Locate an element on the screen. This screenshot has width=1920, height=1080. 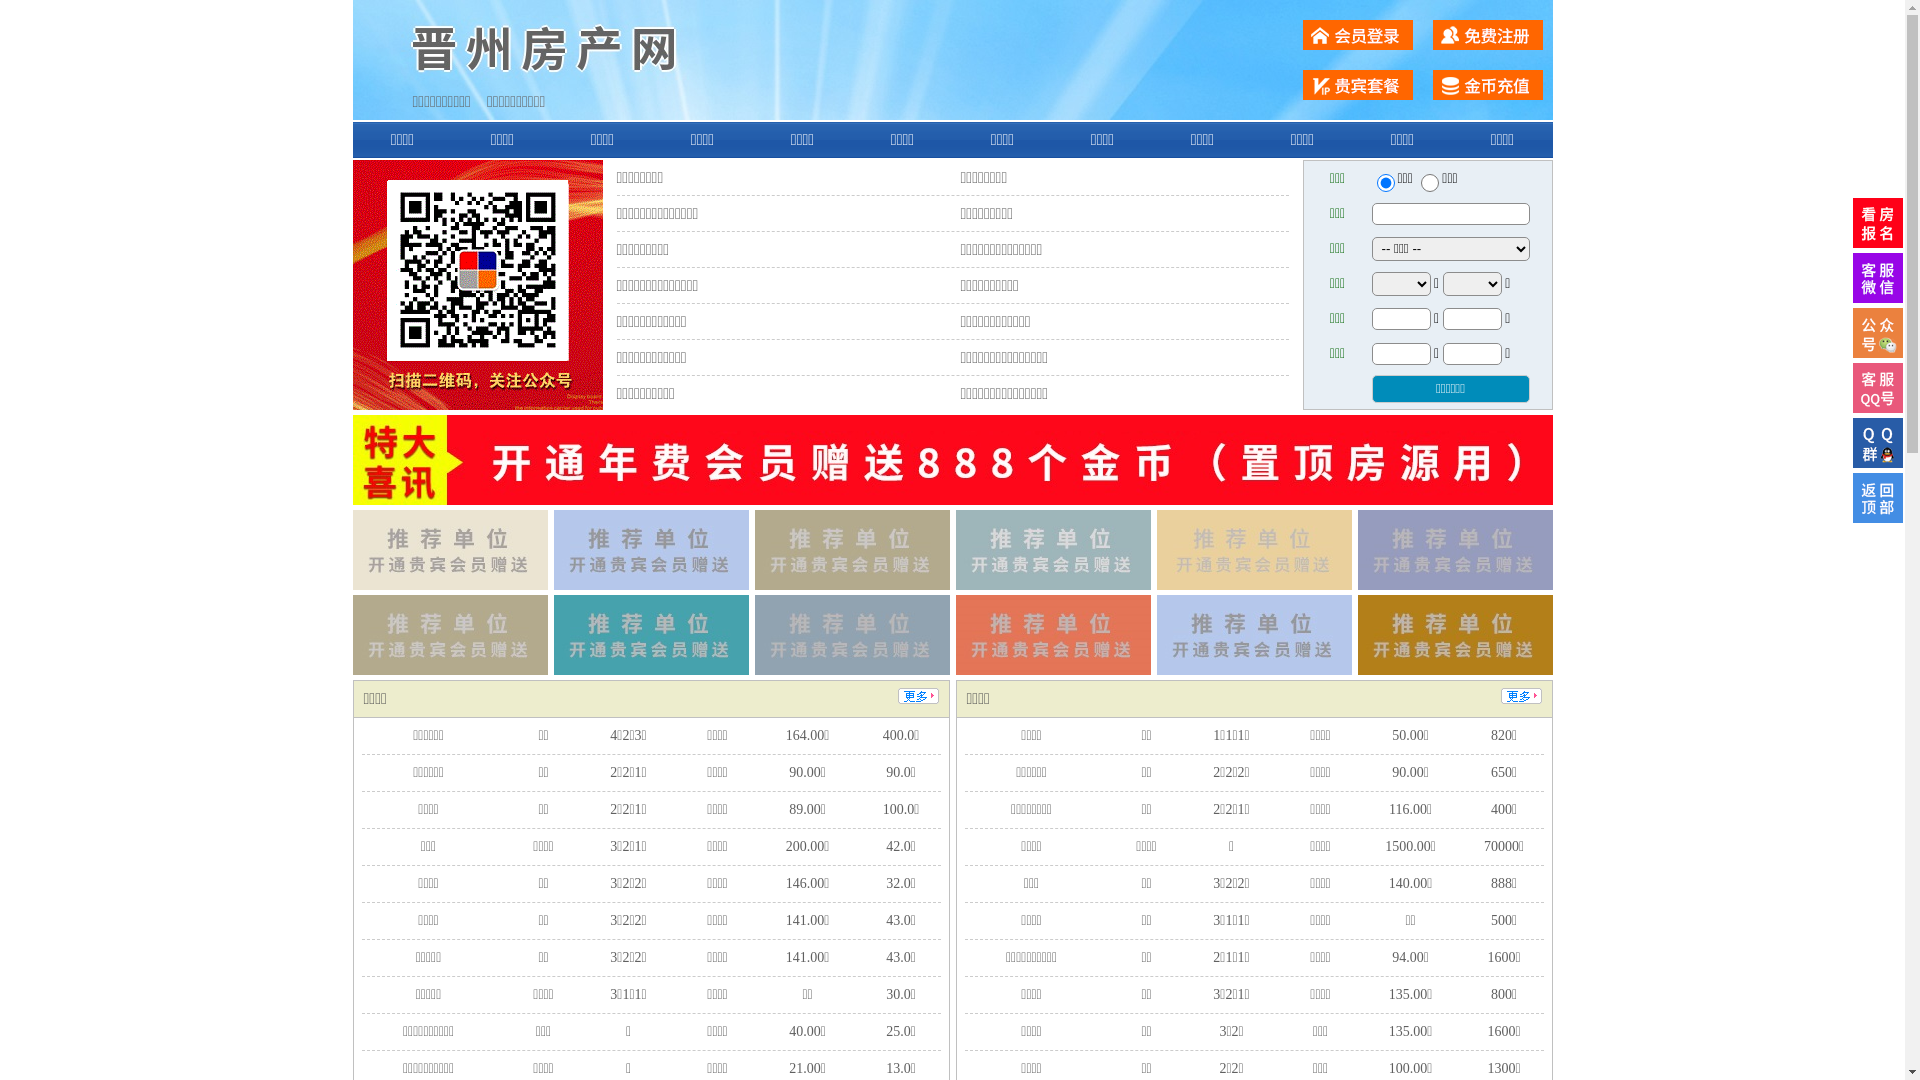
'ershou' is located at coordinates (1384, 182).